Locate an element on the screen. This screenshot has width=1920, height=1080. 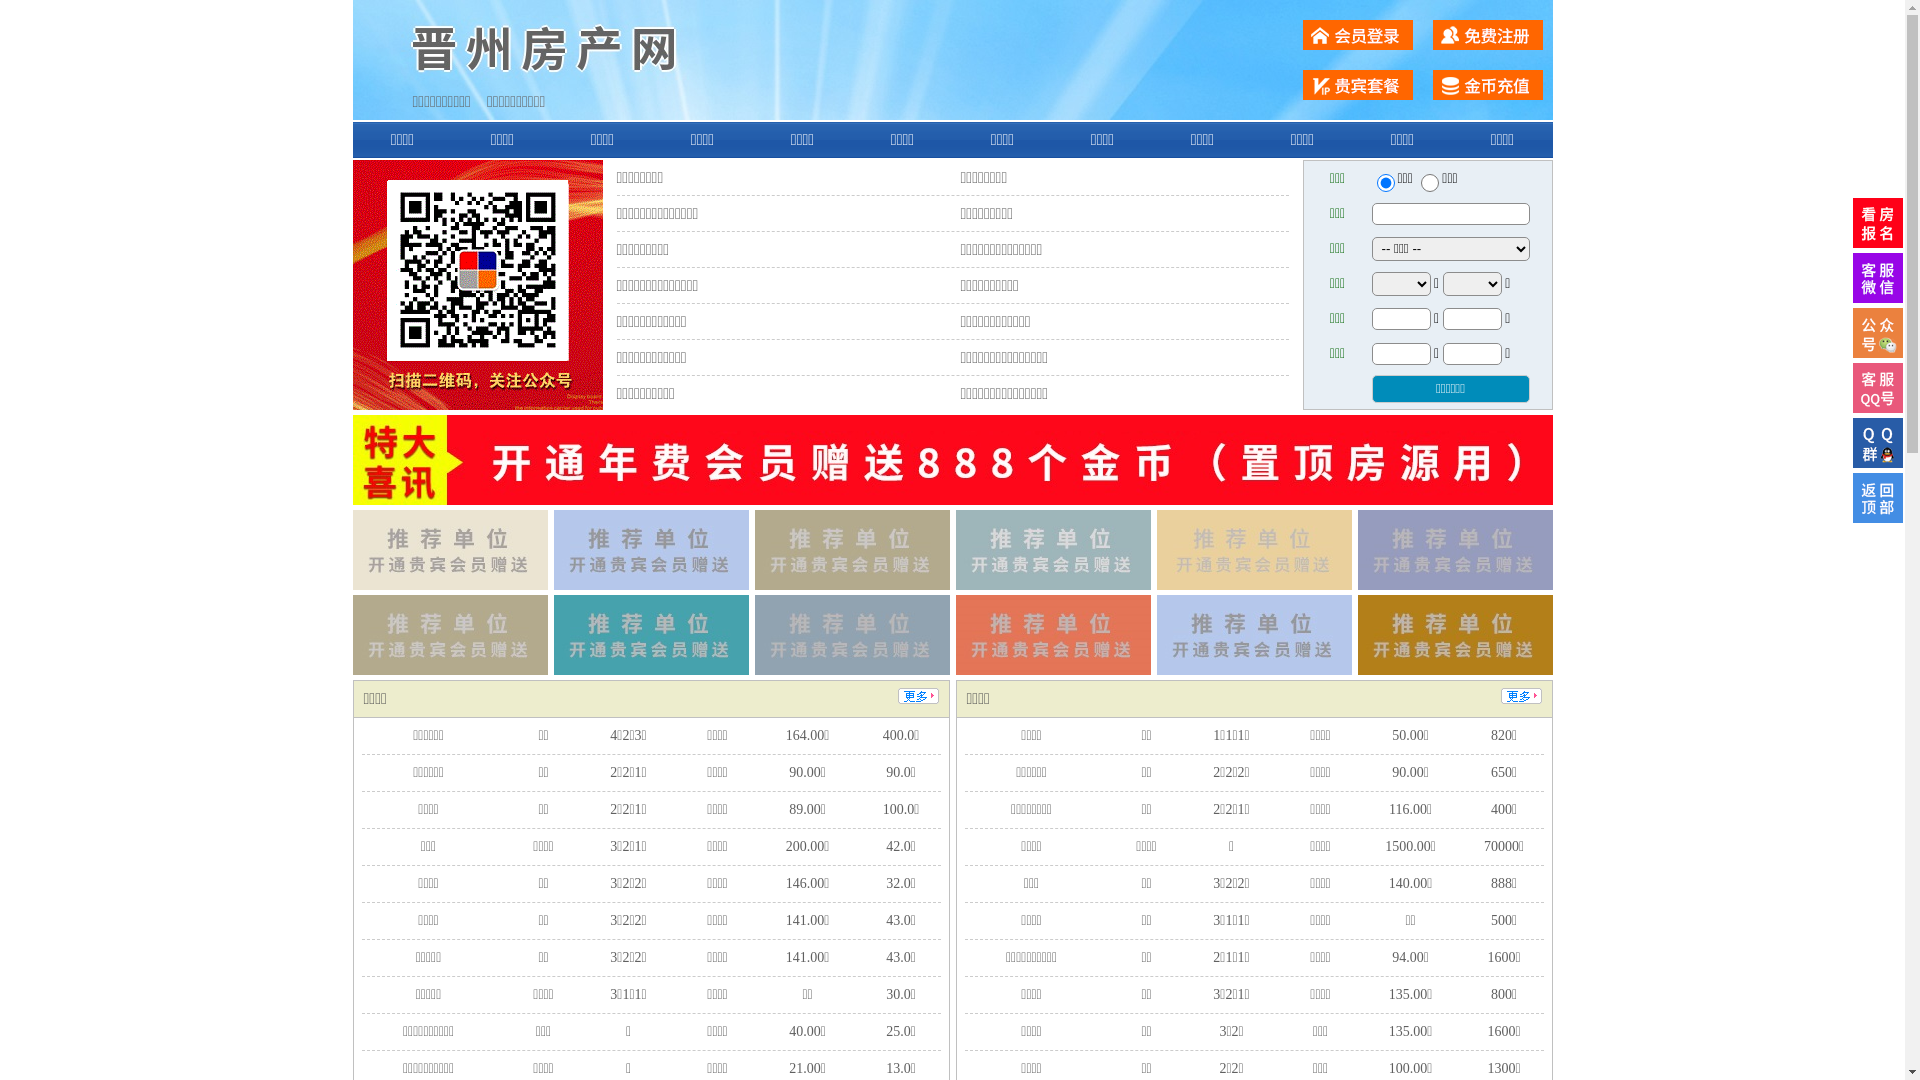
'ershou' is located at coordinates (1384, 182).